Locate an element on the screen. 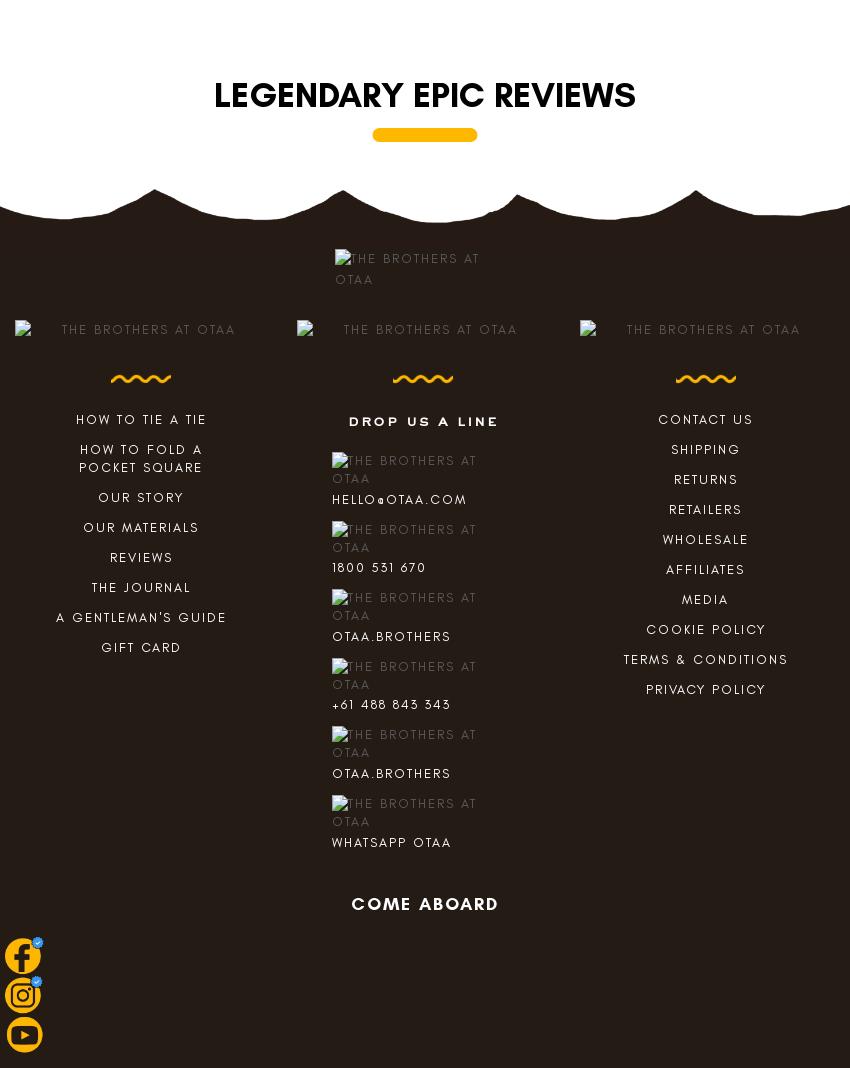  'Contact Us' is located at coordinates (704, 419).